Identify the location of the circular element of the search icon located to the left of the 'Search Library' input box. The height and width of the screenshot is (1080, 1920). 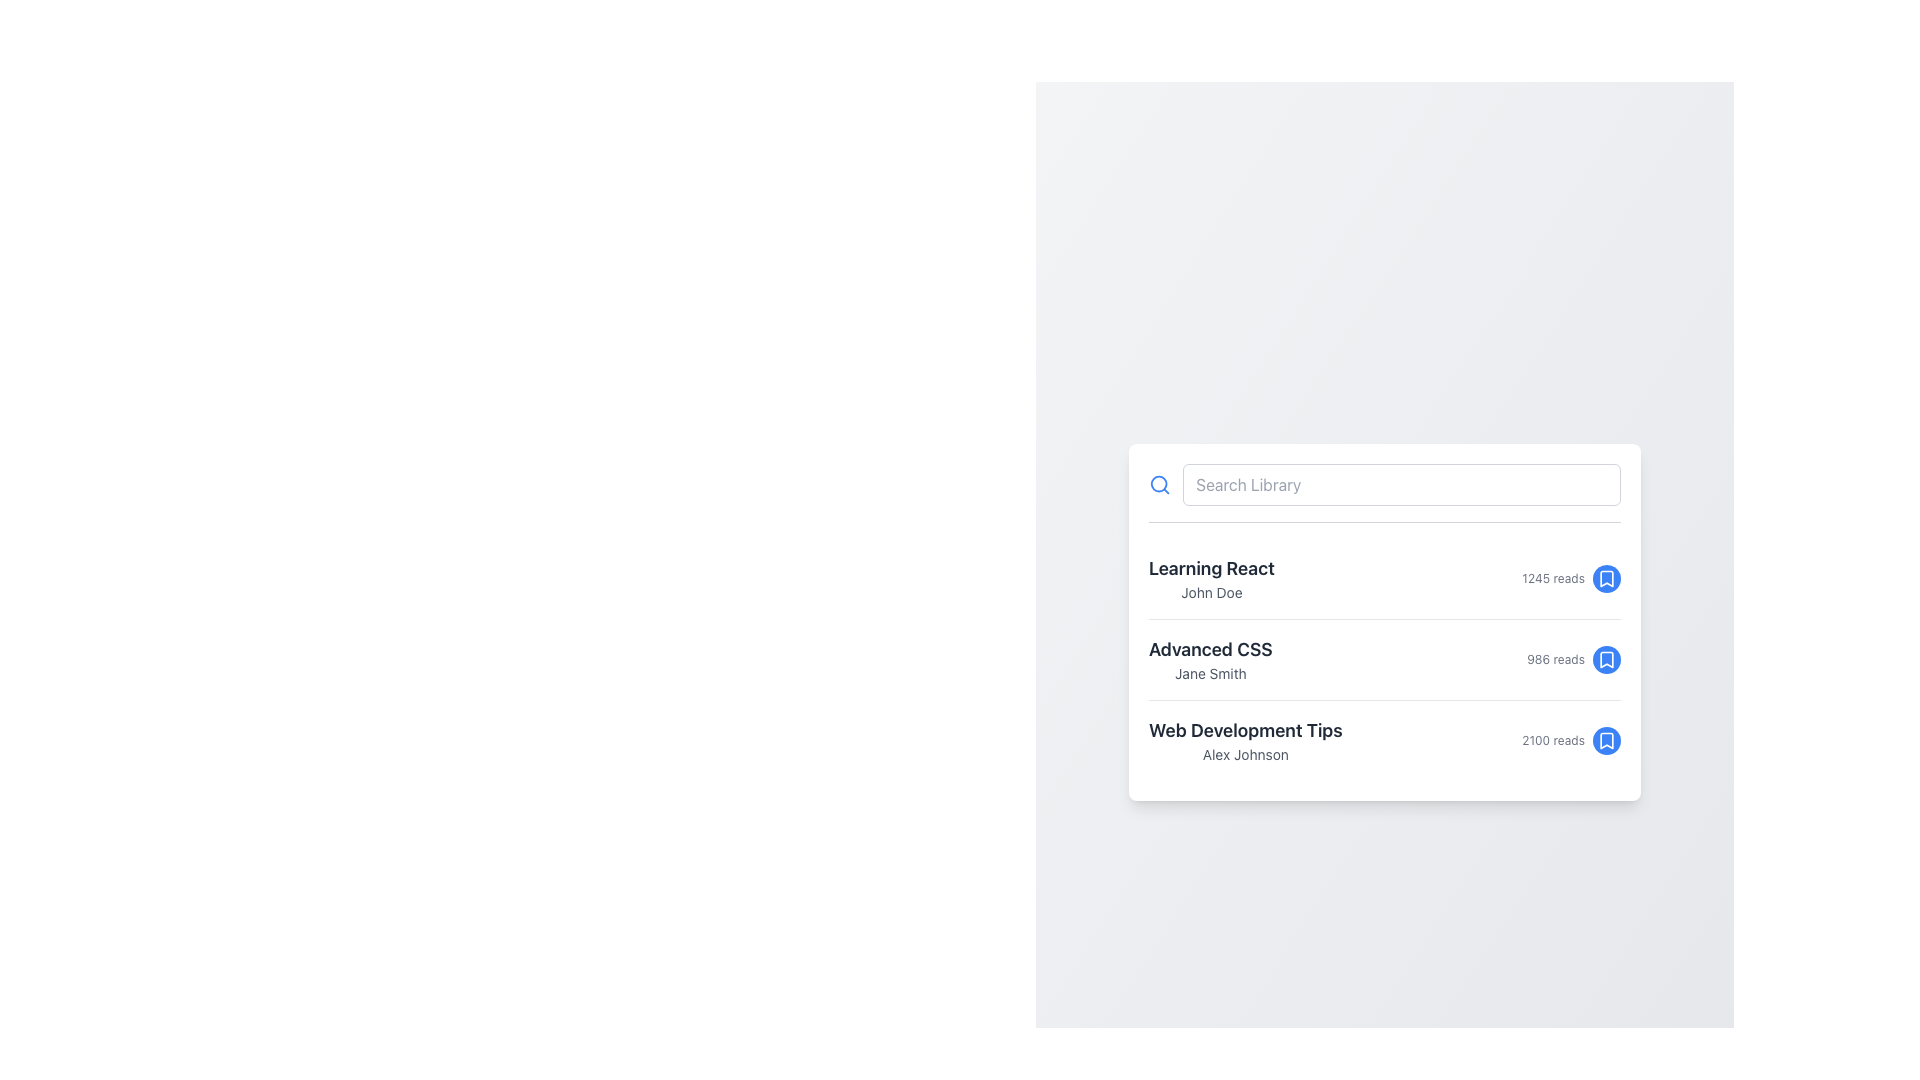
(1159, 483).